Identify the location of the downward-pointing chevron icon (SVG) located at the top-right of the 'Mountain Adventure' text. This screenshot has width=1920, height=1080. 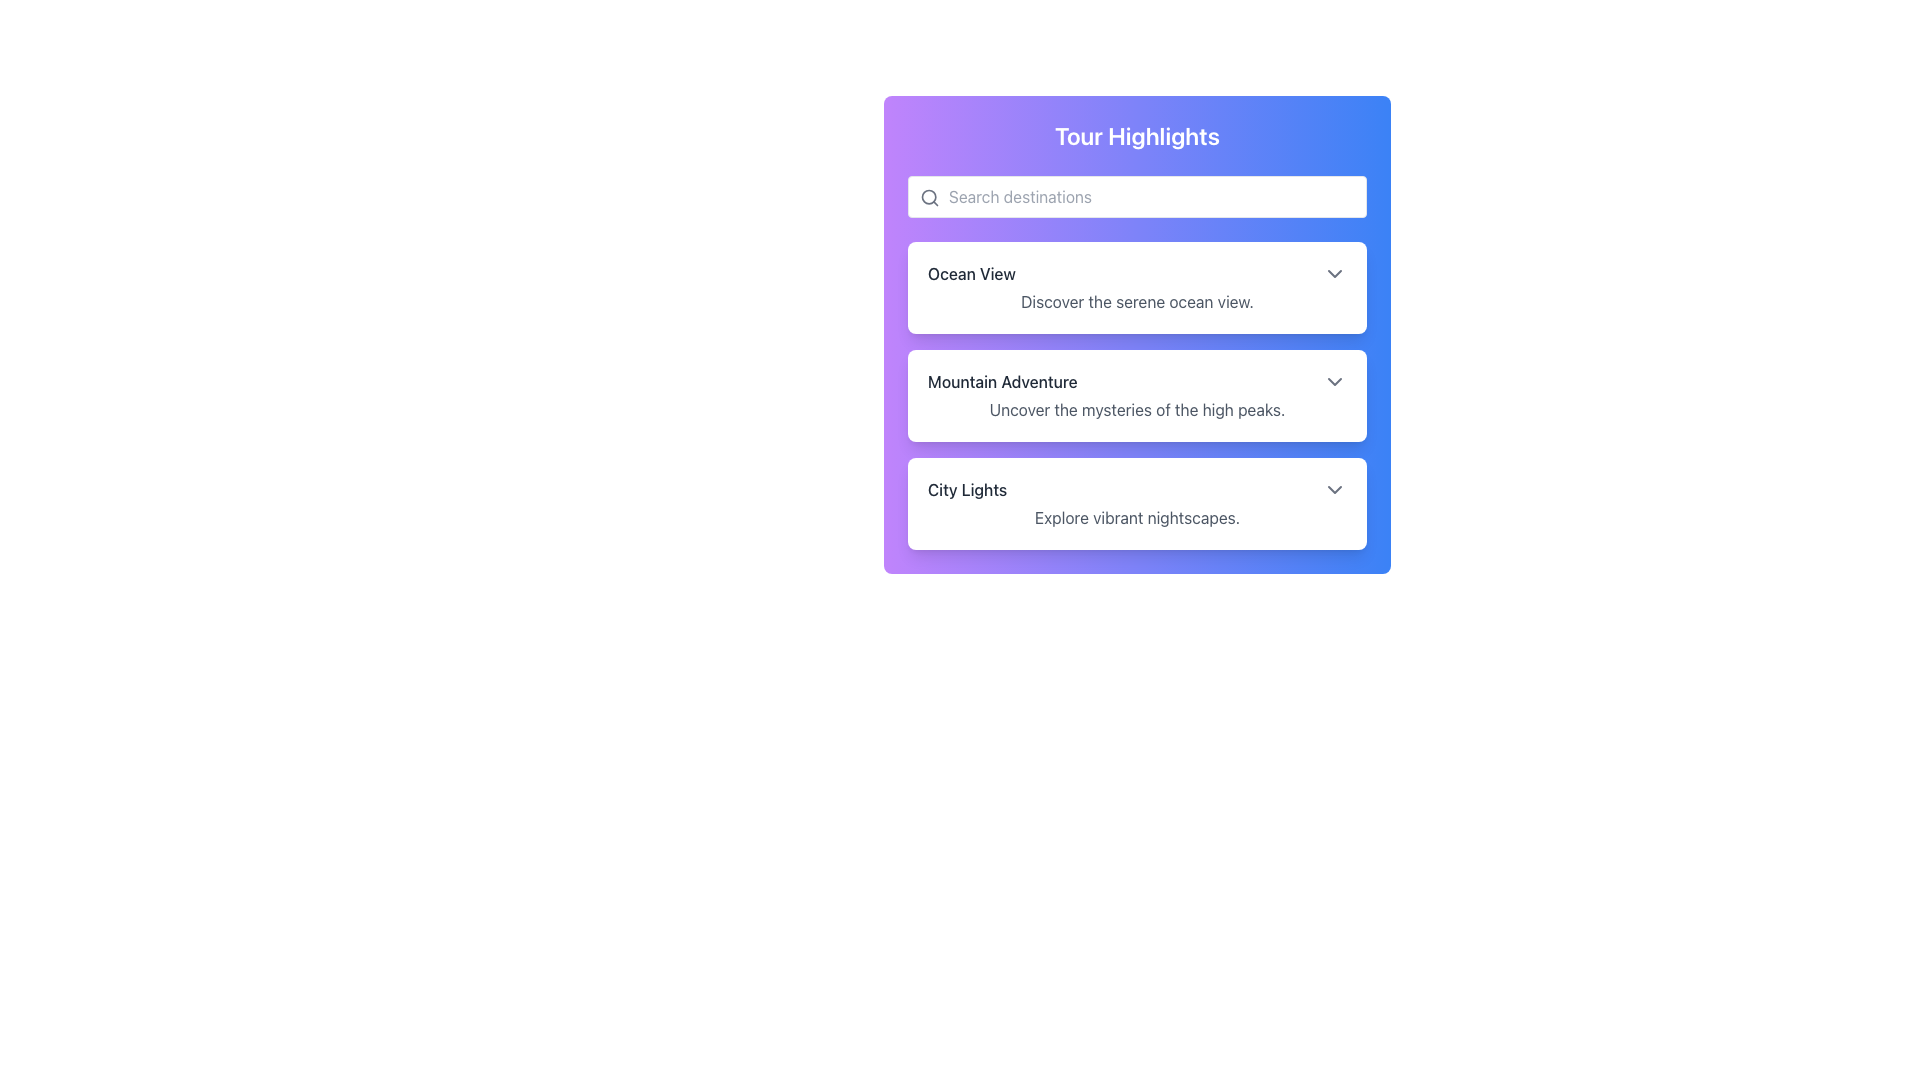
(1334, 381).